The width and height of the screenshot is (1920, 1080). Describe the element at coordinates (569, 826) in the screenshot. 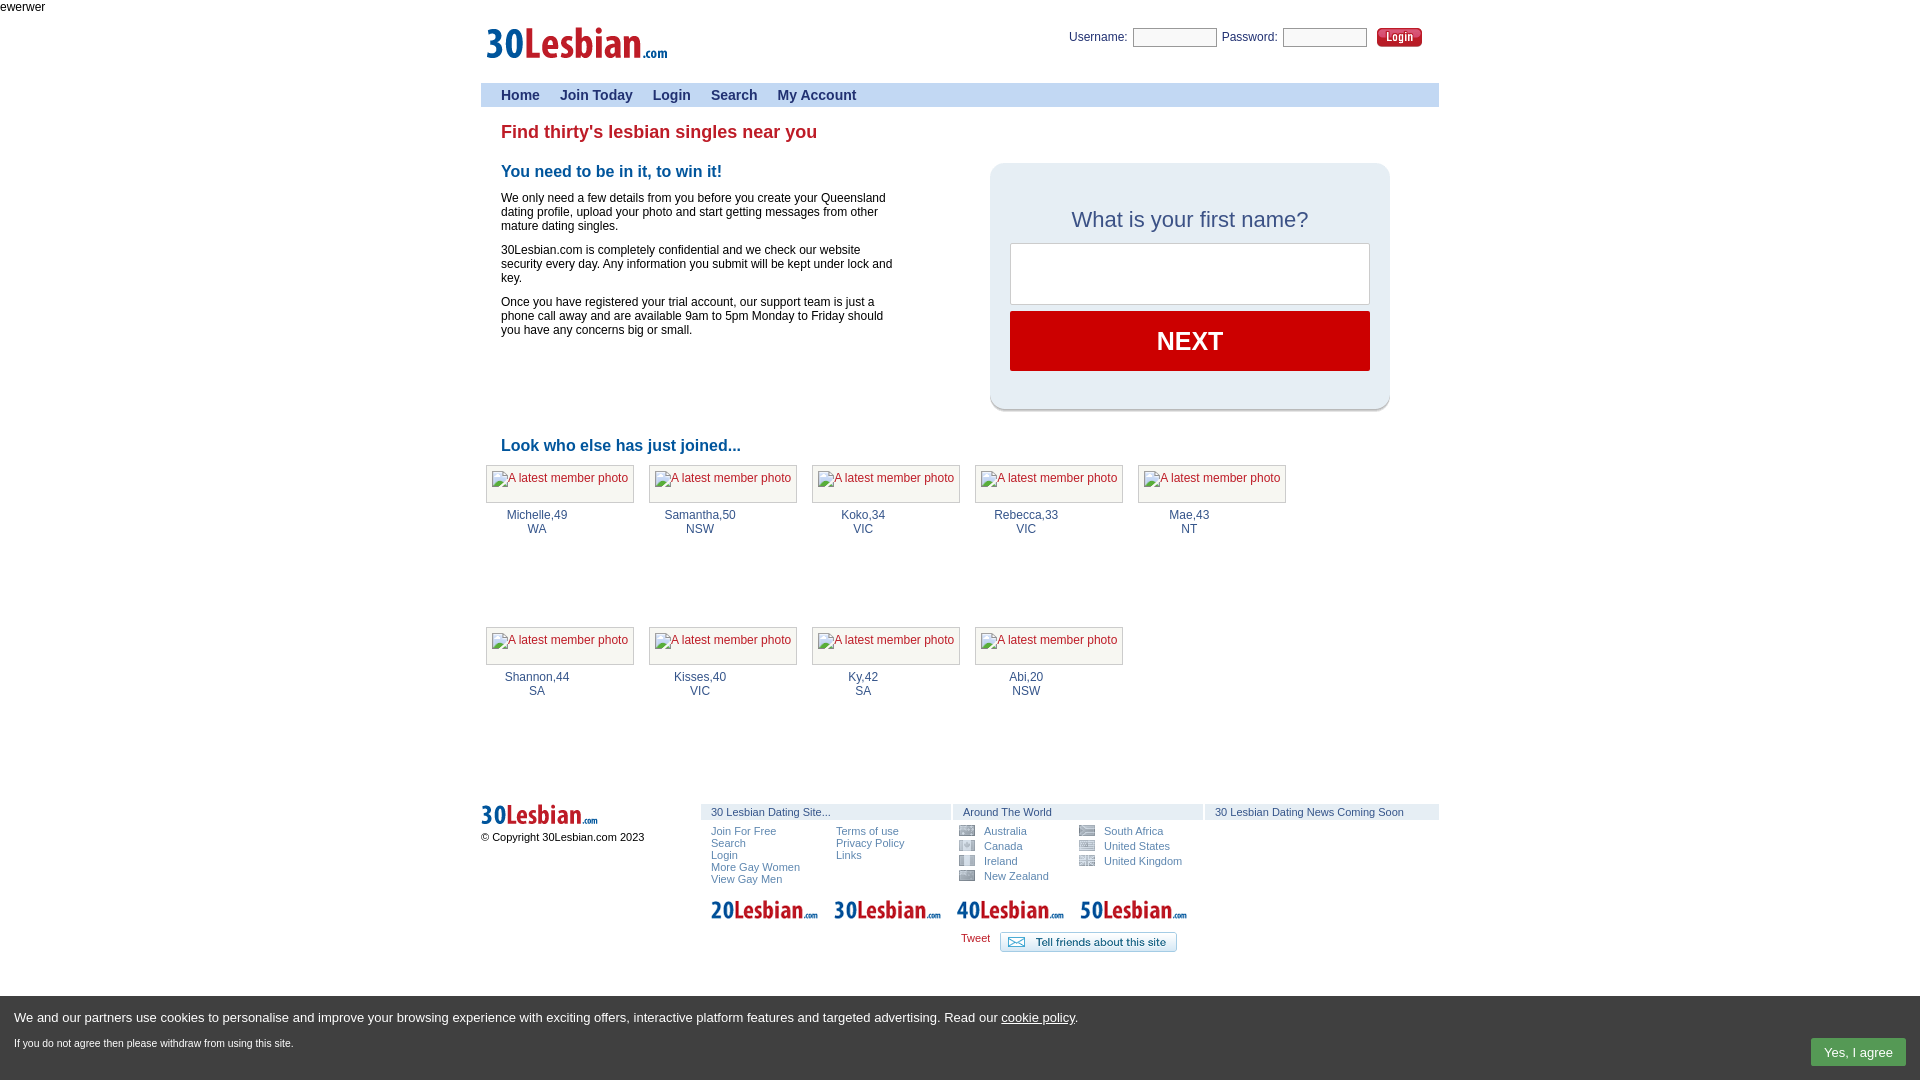

I see `'30 Lesbian Dating Australia'` at that location.